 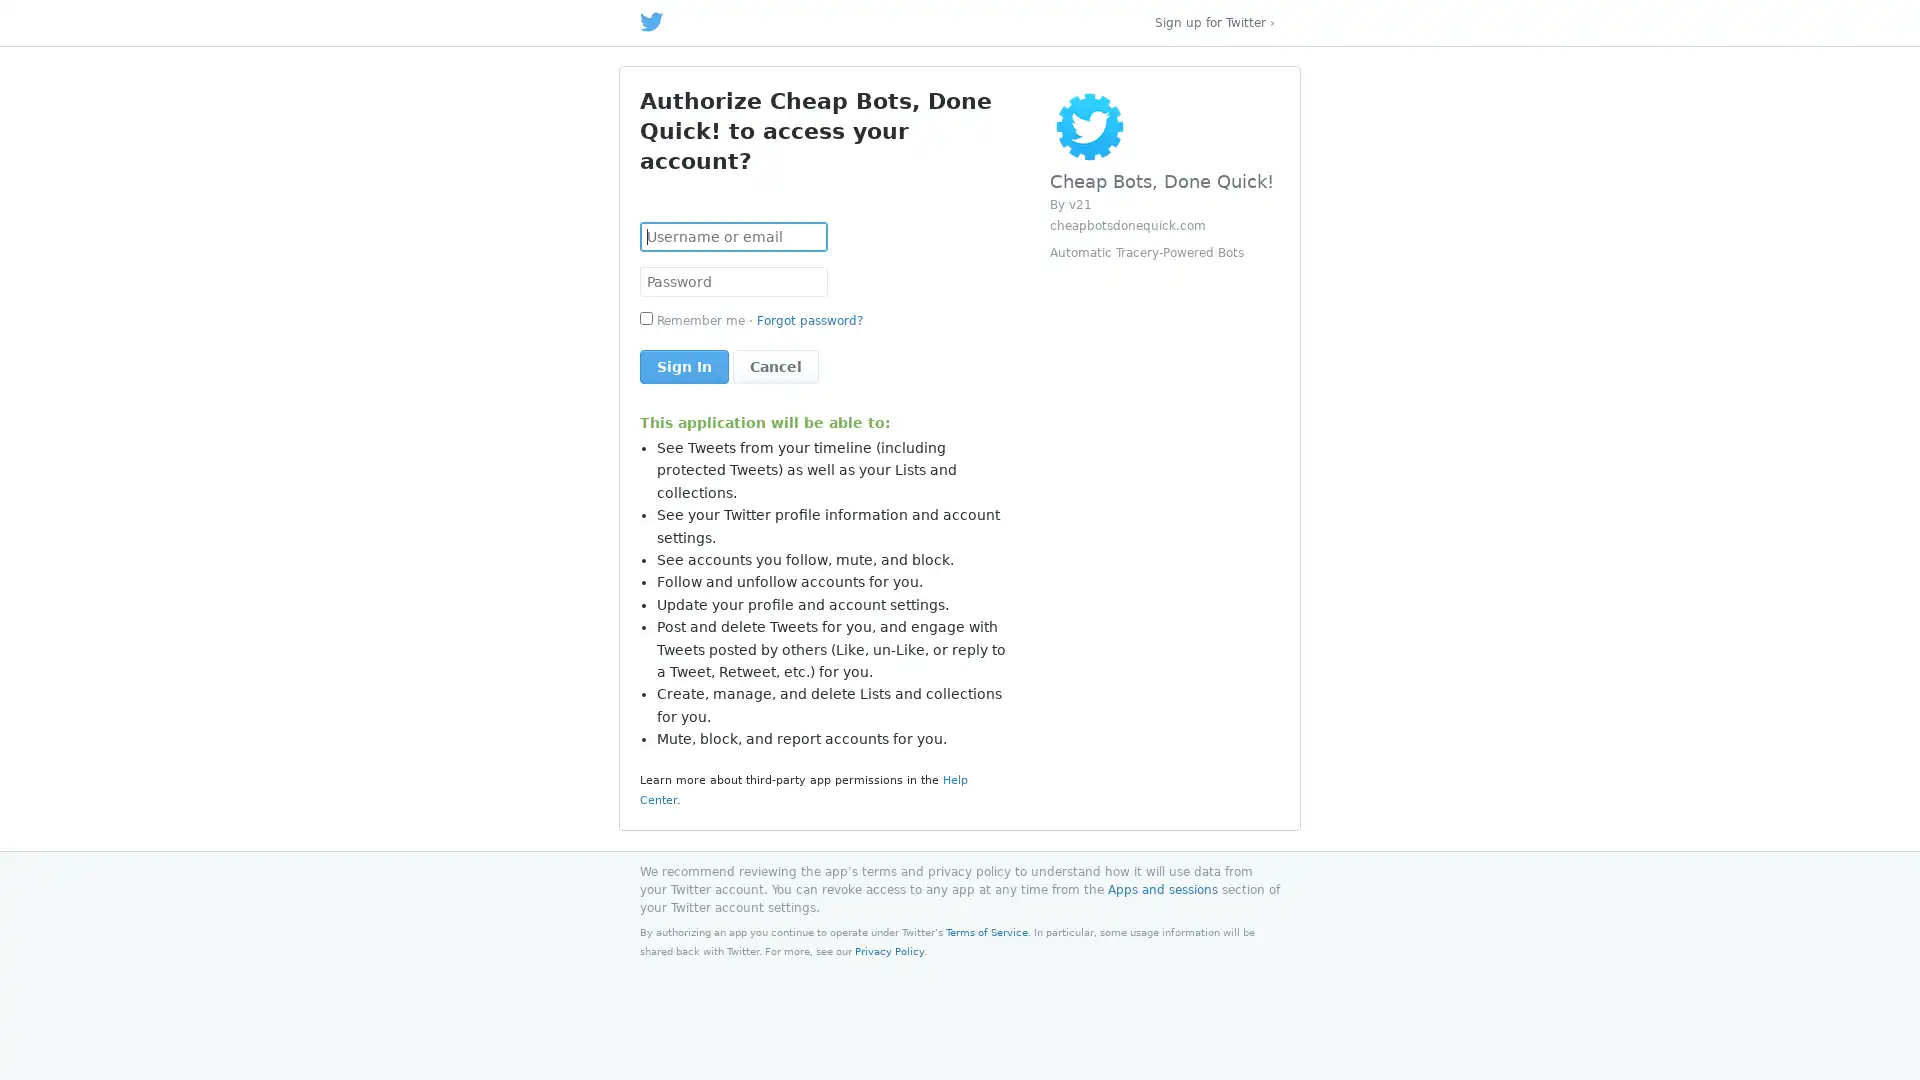 I want to click on Cancel, so click(x=775, y=366).